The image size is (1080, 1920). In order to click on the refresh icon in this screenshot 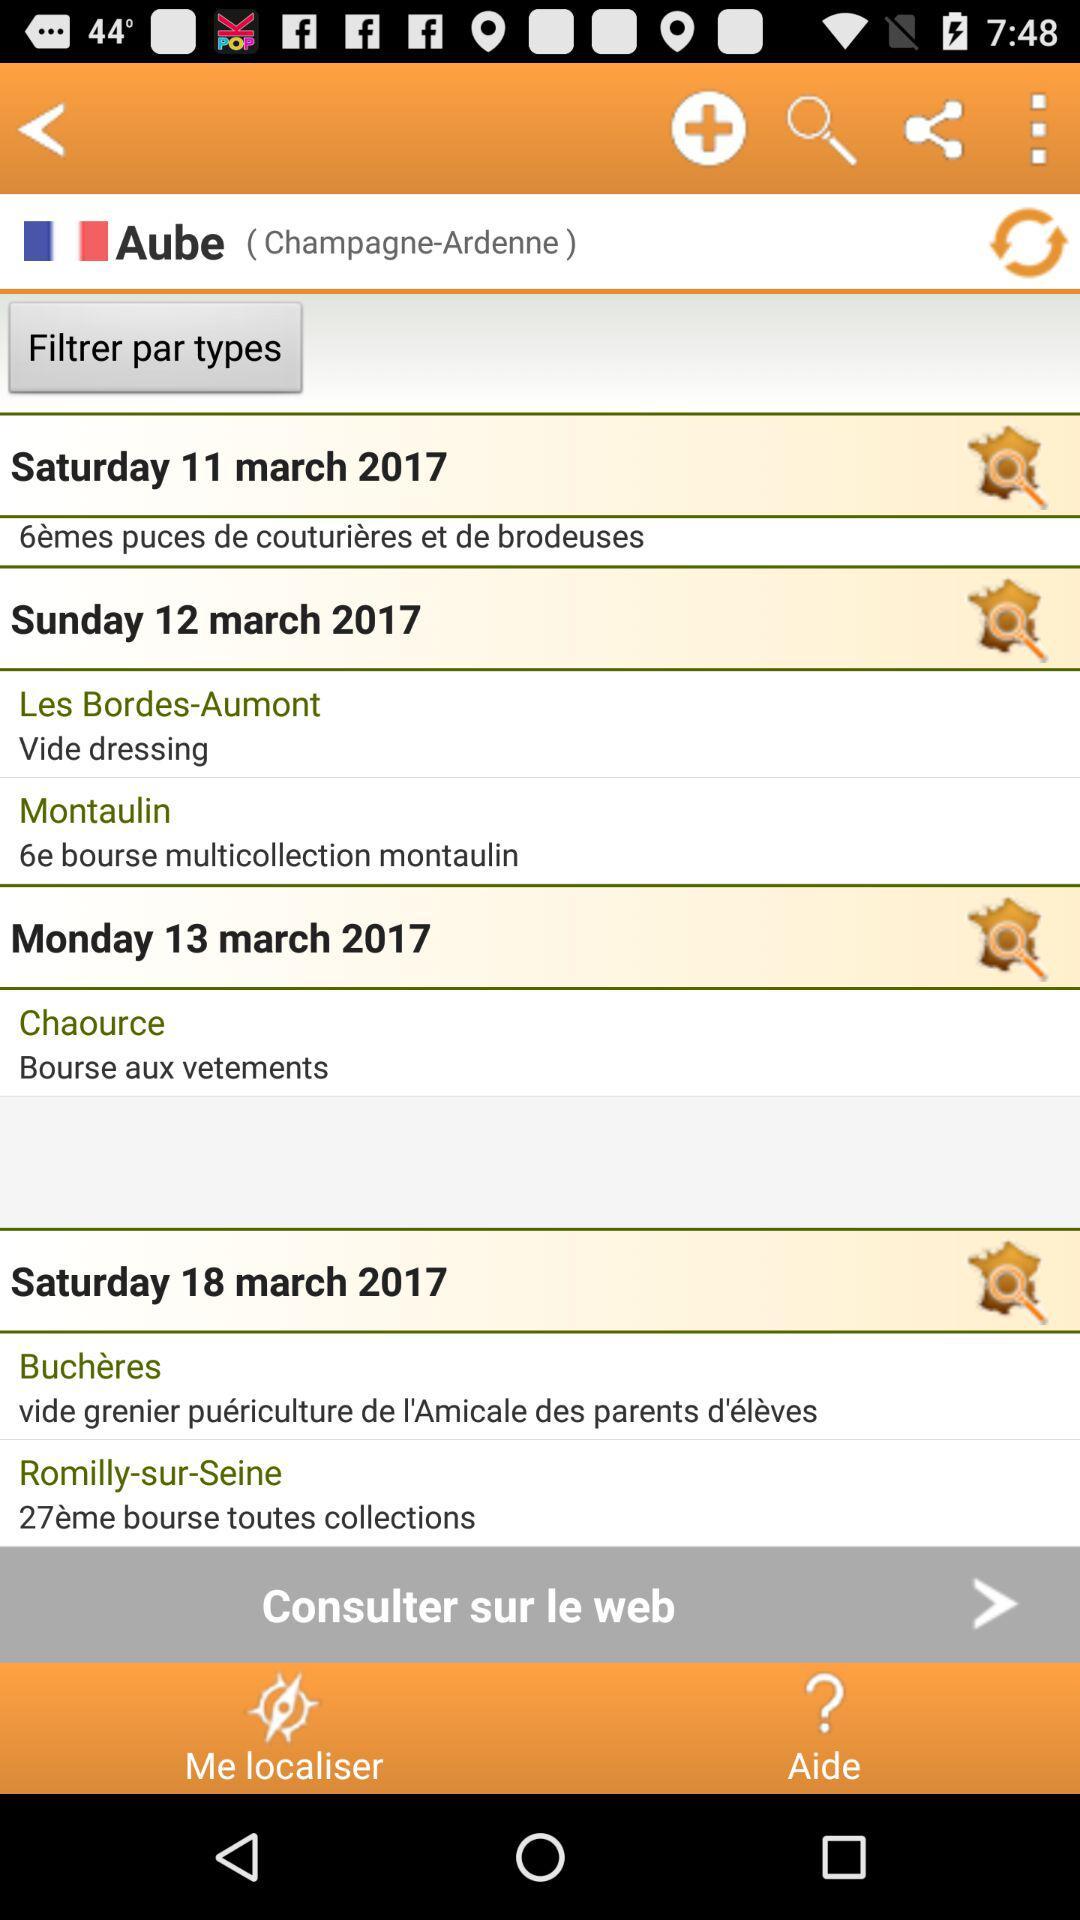, I will do `click(1027, 257)`.